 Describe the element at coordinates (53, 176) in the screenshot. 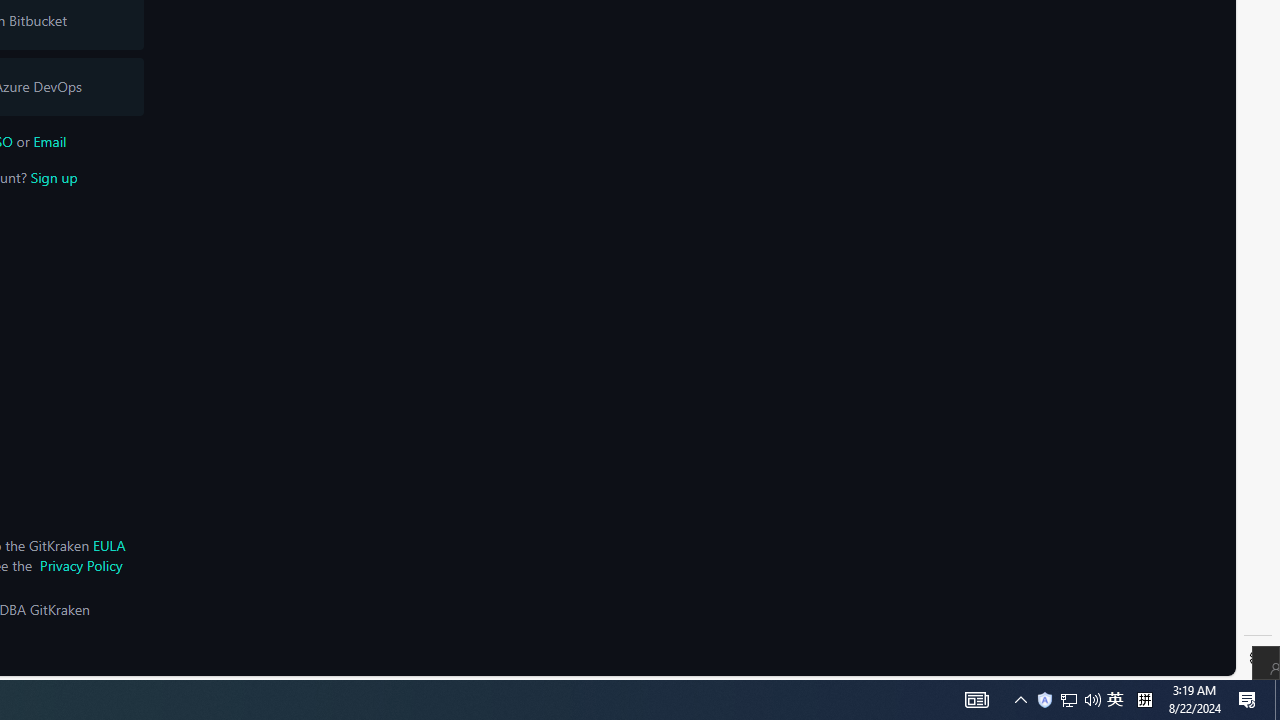

I see `'Sign up'` at that location.